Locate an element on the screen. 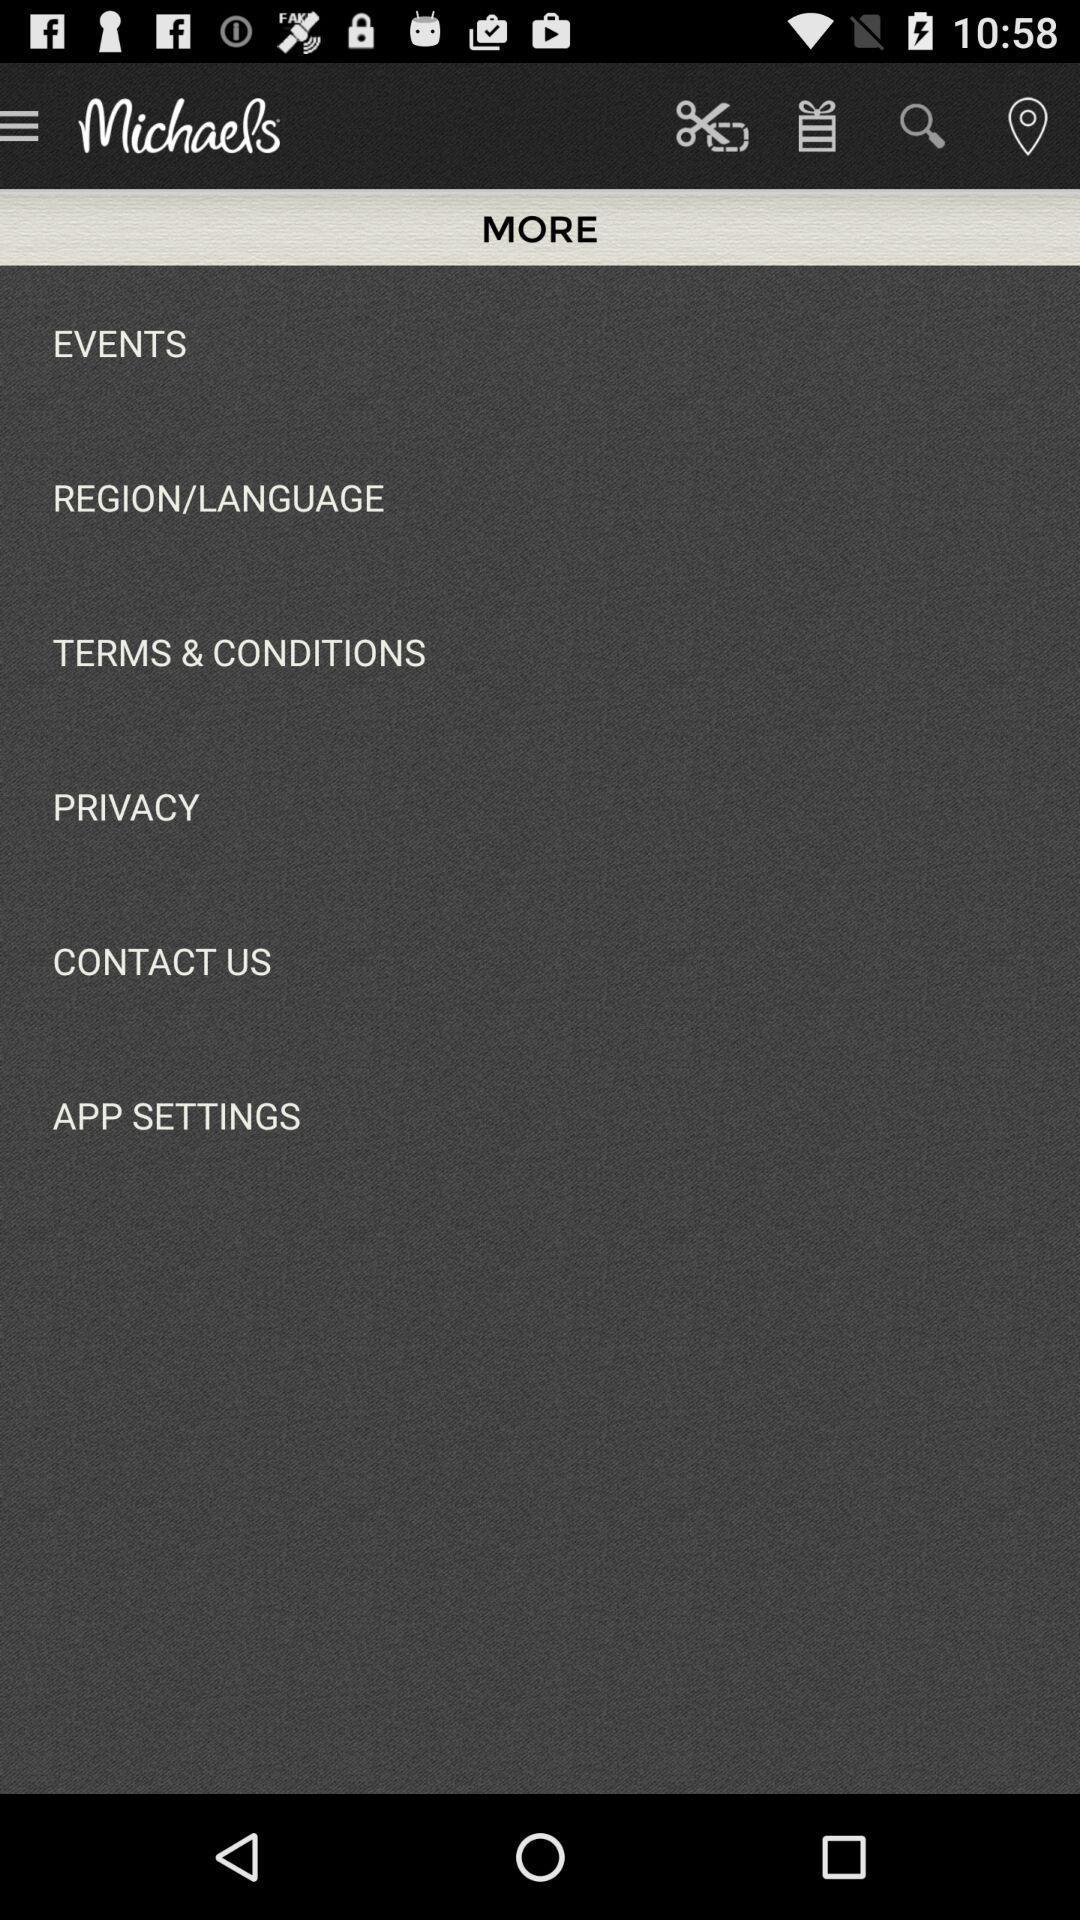 Image resolution: width=1080 pixels, height=1920 pixels. app below events app is located at coordinates (218, 497).